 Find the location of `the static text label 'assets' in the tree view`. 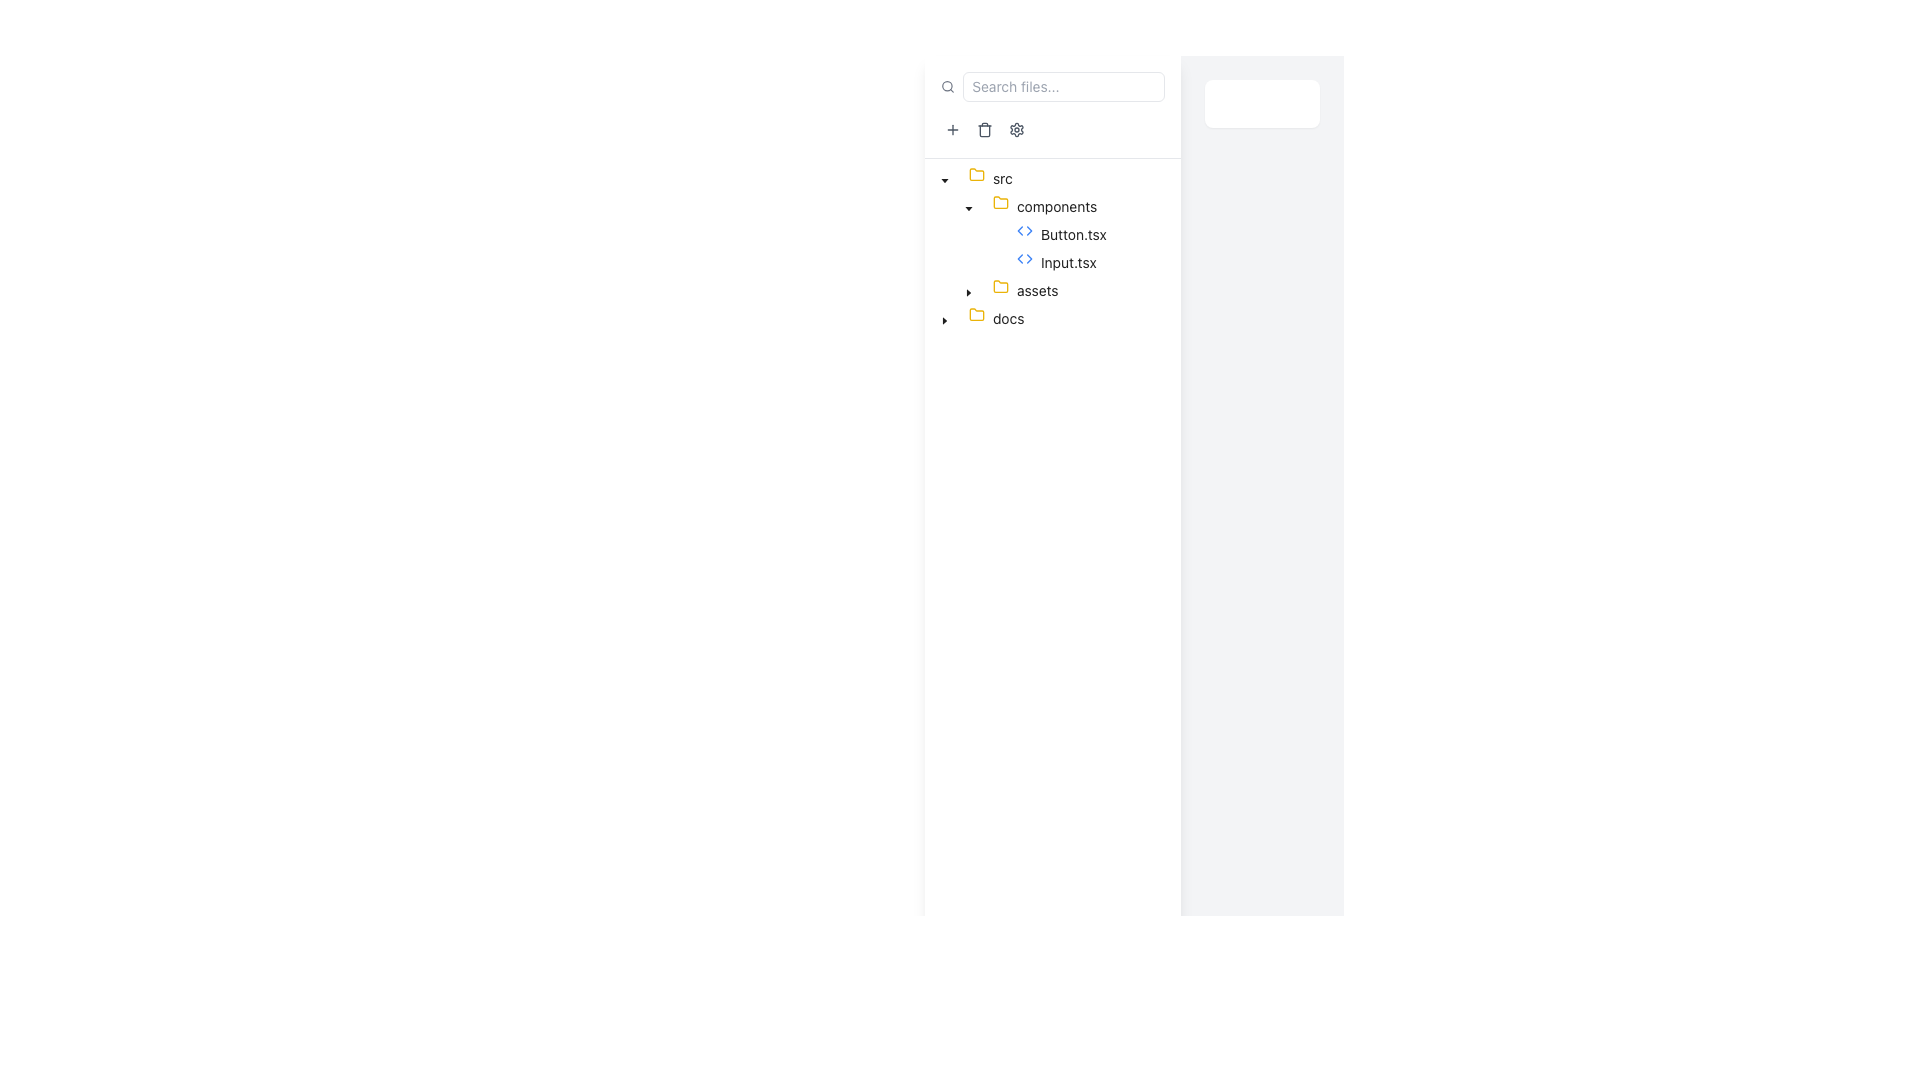

the static text label 'assets' in the tree view is located at coordinates (1037, 290).